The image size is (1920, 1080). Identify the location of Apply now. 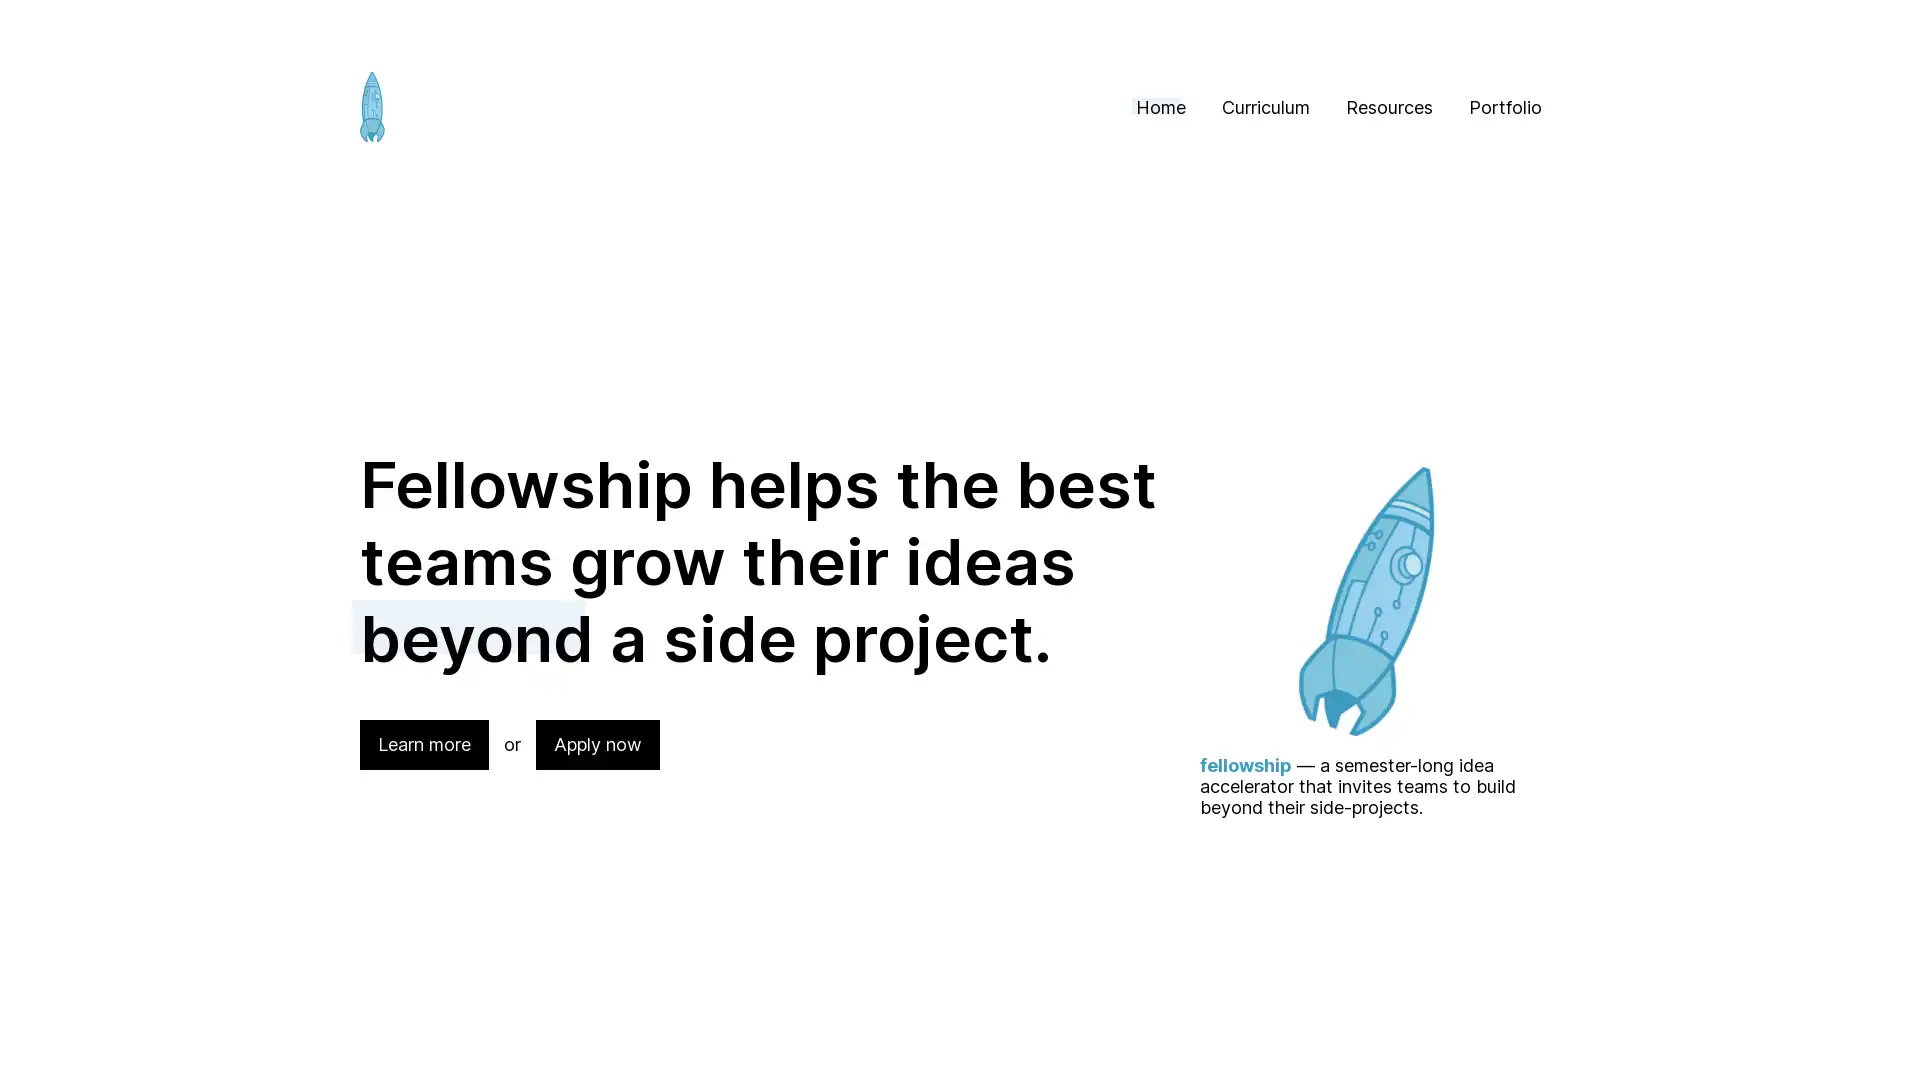
(597, 744).